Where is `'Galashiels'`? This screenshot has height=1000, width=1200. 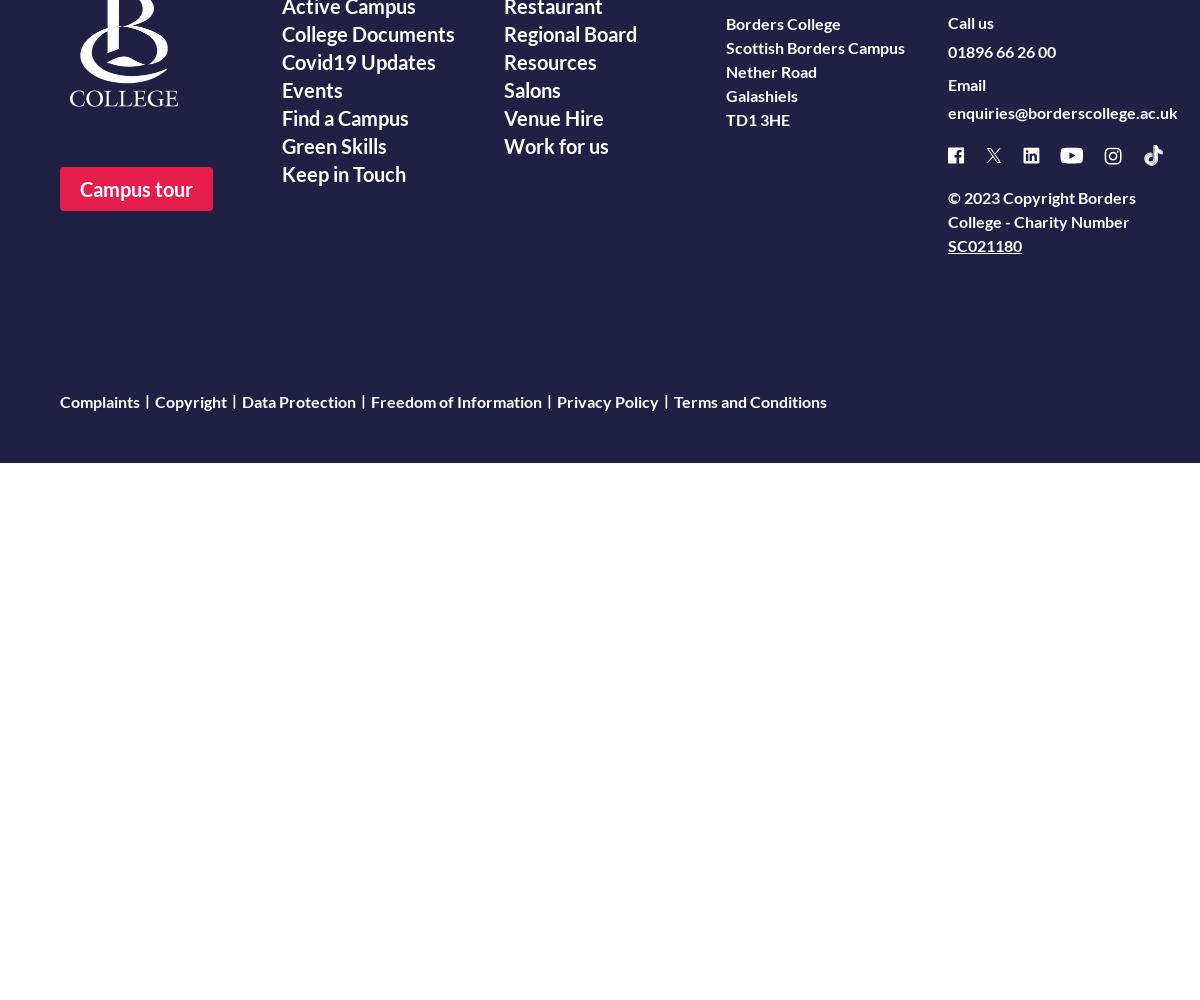
'Galashiels' is located at coordinates (761, 94).